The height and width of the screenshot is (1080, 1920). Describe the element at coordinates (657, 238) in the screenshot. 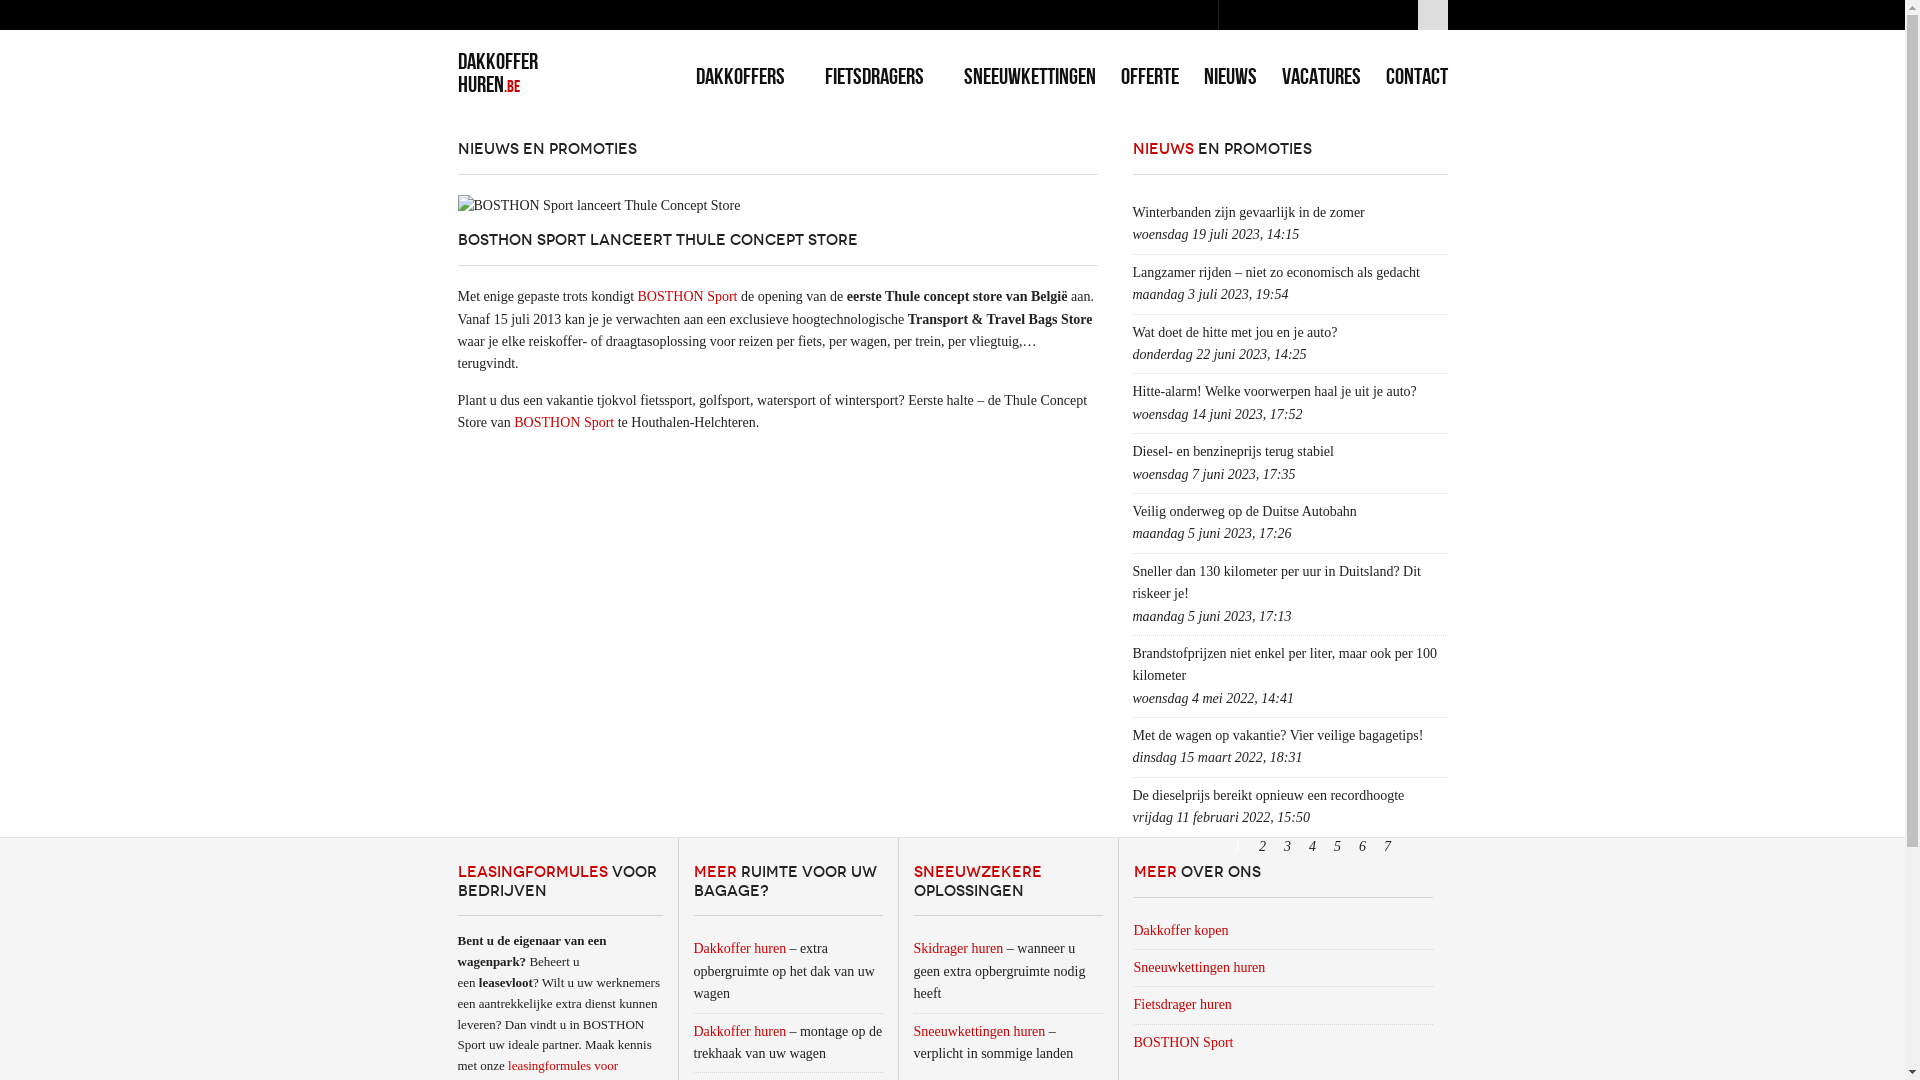

I see `'BOSTHON SPORT LANCEERT THULE CONCEPT STORE'` at that location.